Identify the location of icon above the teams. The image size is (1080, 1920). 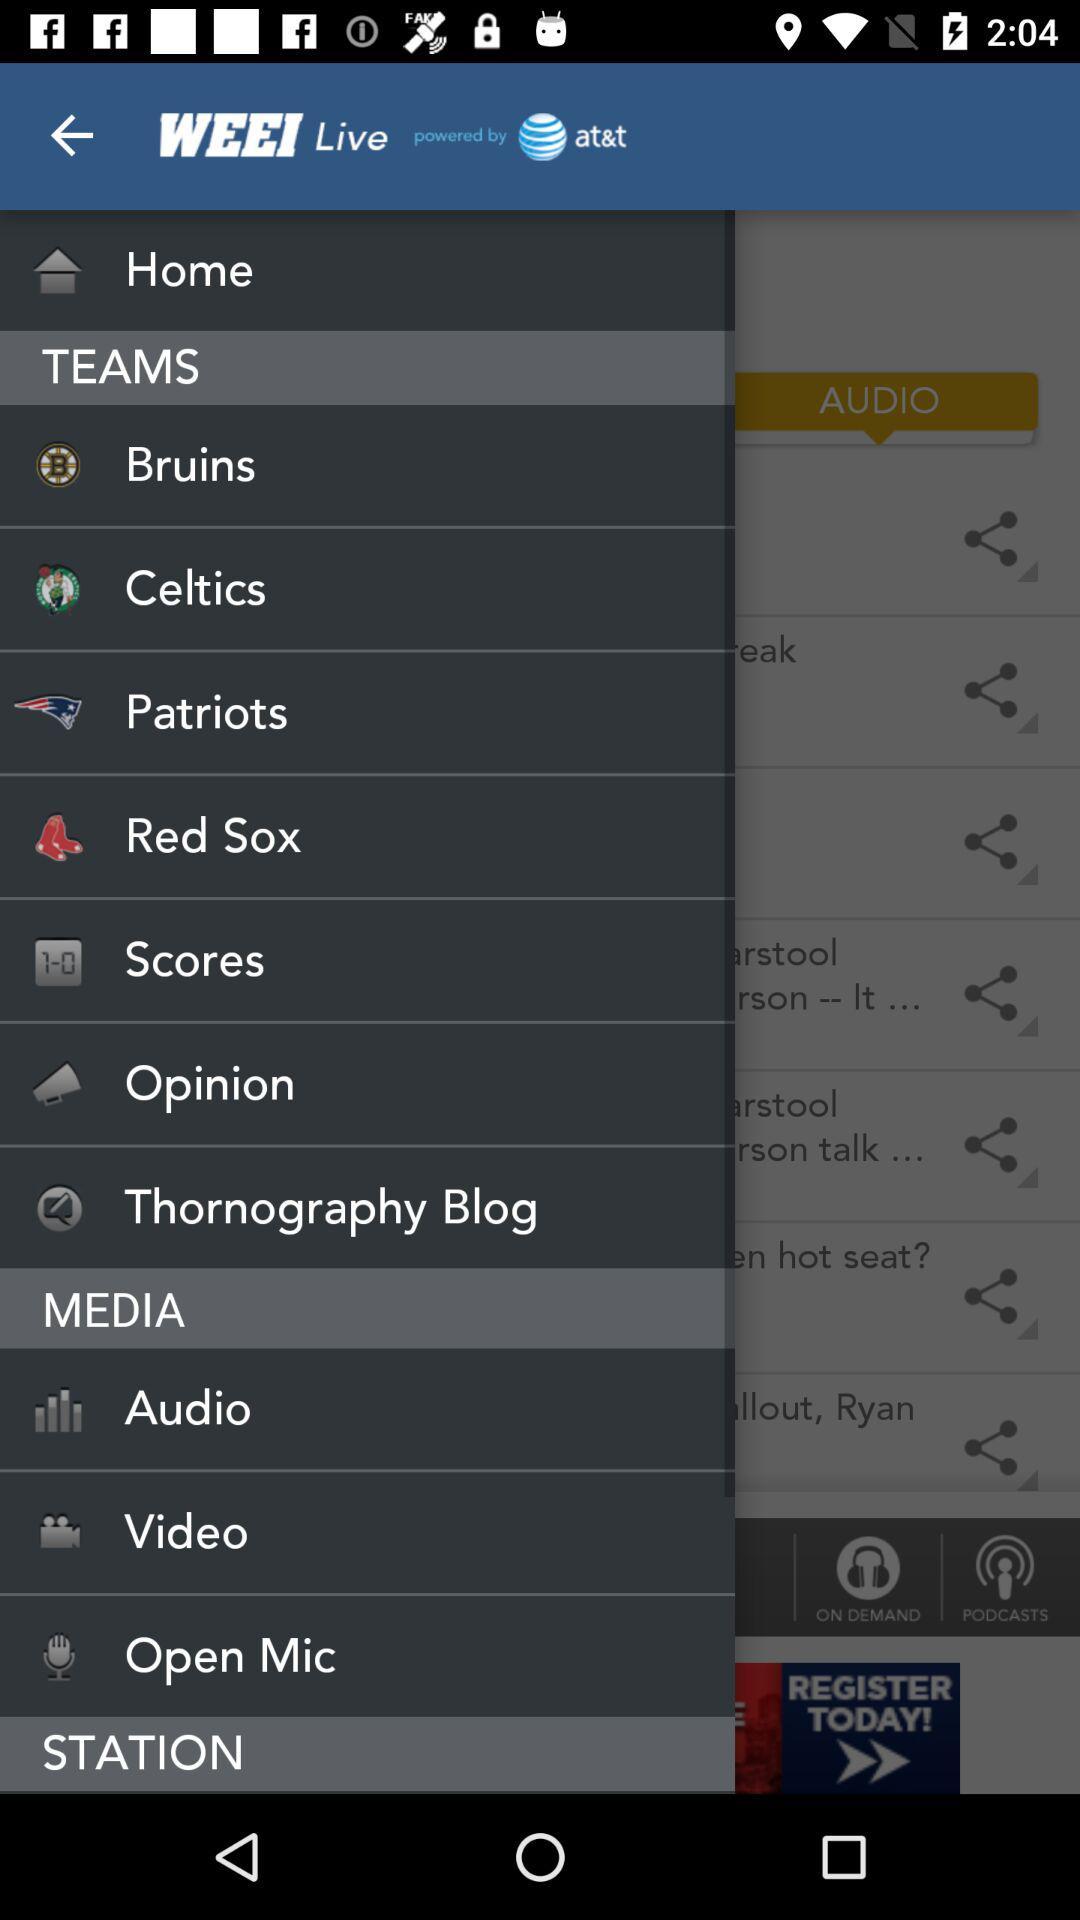
(367, 269).